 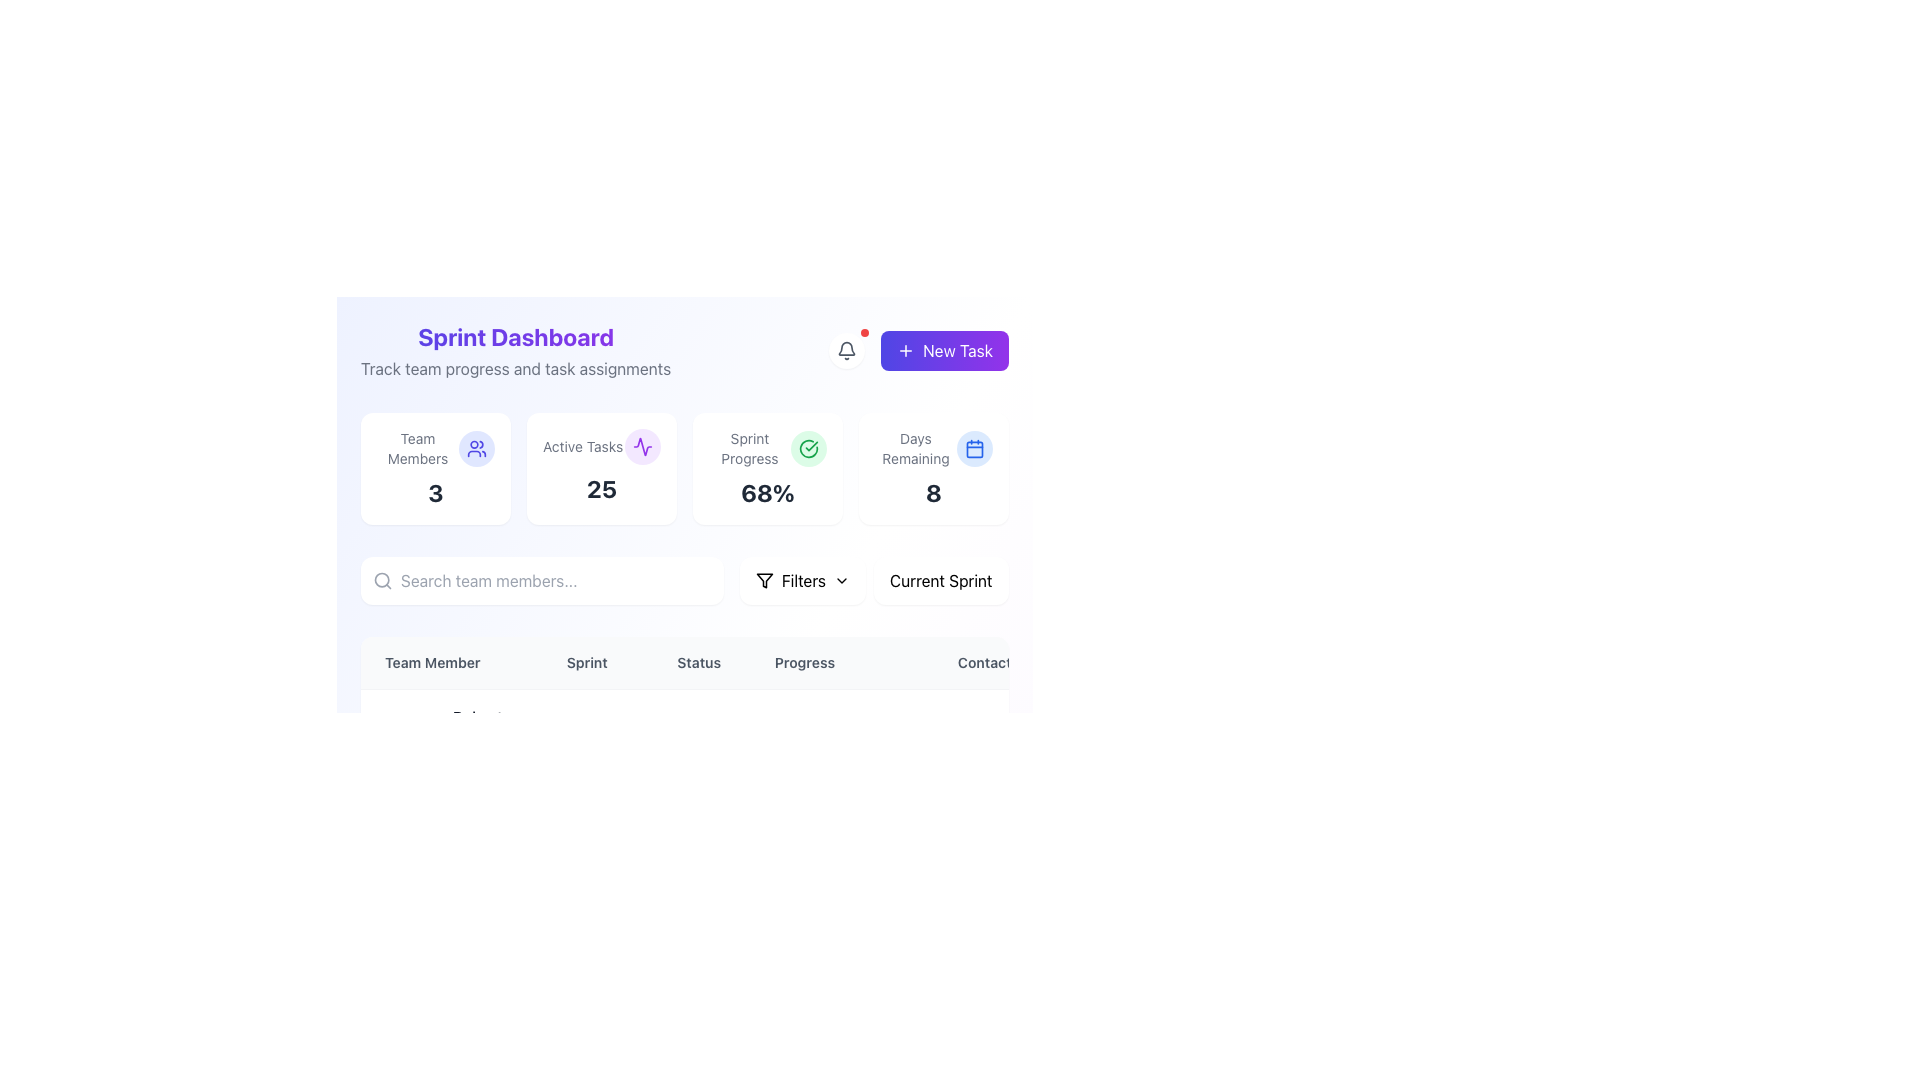 I want to click on the circular icon with a light indigo background and a darker indigo symbol of two people, located in the 'Team Members' section, to the right of the 'Team Members' text, so click(x=475, y=447).